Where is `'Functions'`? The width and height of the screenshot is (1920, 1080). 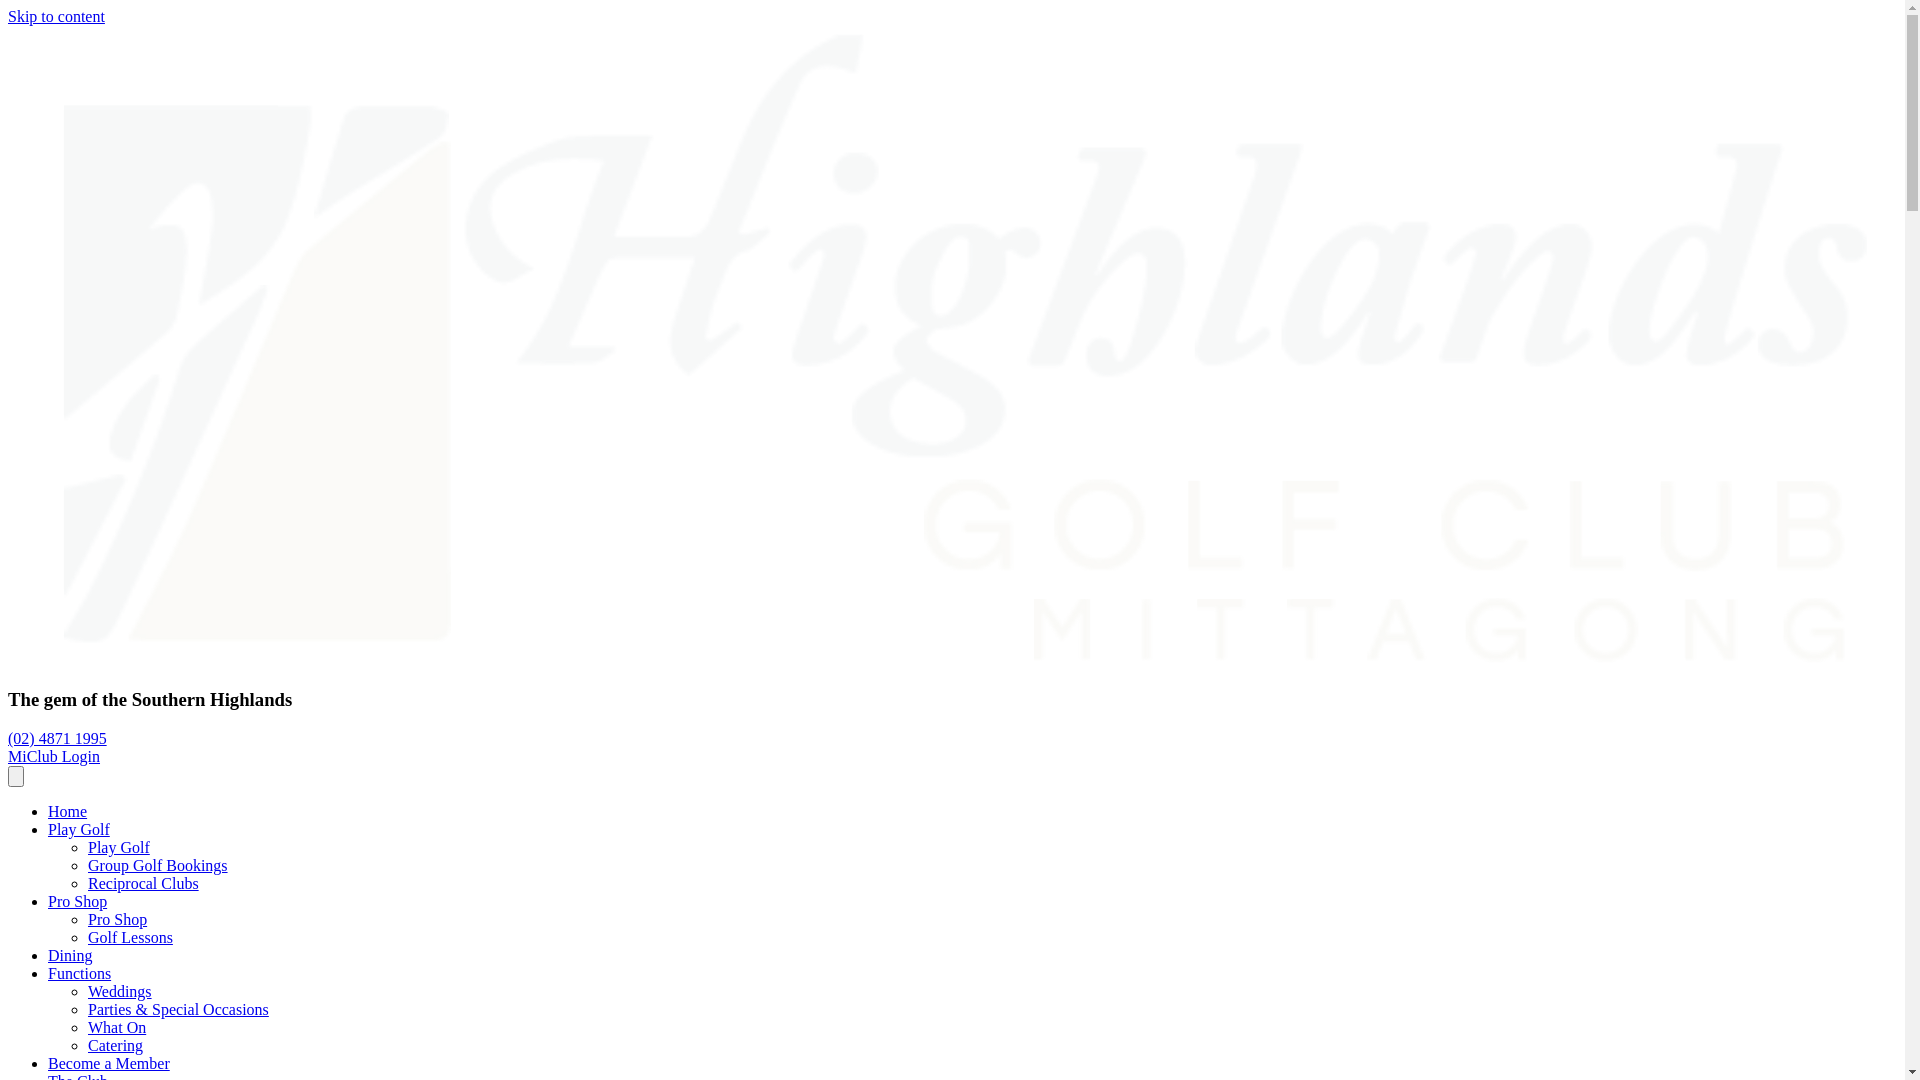
'Functions' is located at coordinates (79, 972).